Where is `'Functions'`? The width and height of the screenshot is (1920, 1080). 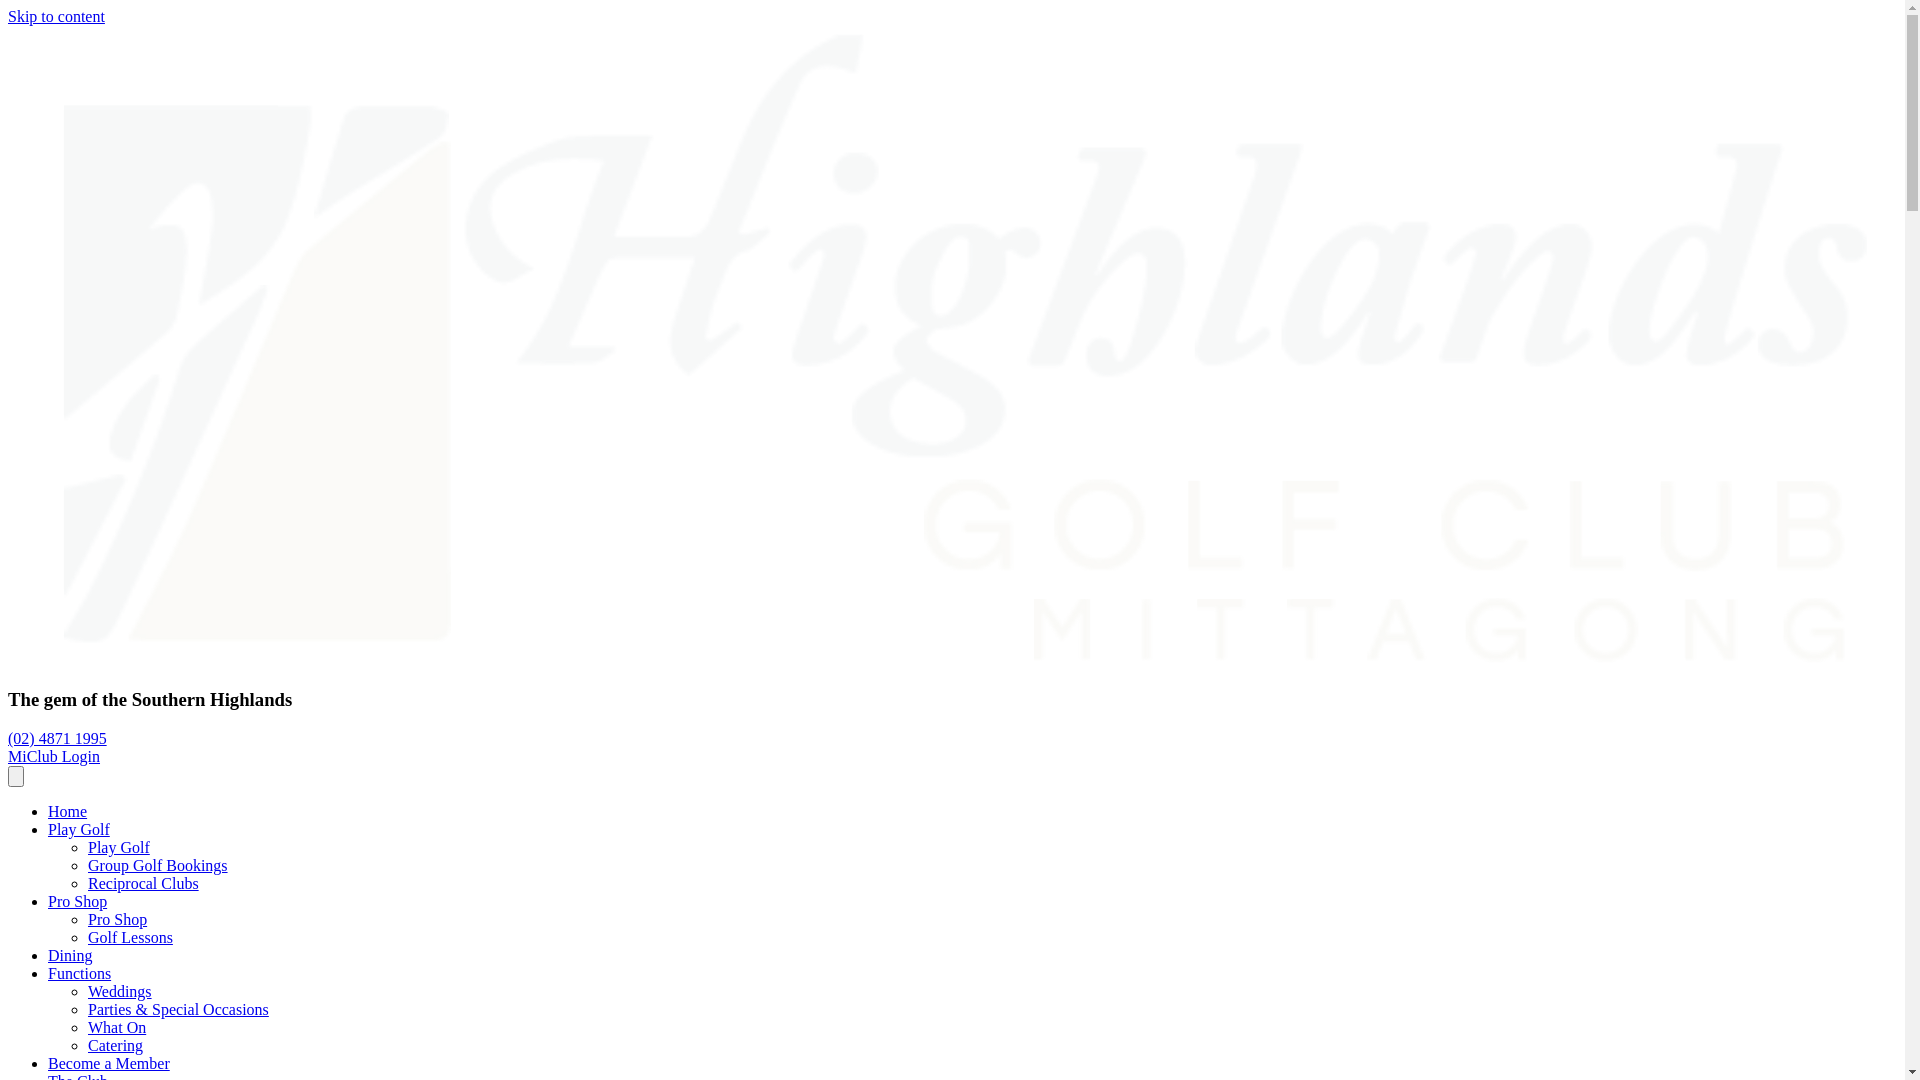
'Functions' is located at coordinates (79, 972).